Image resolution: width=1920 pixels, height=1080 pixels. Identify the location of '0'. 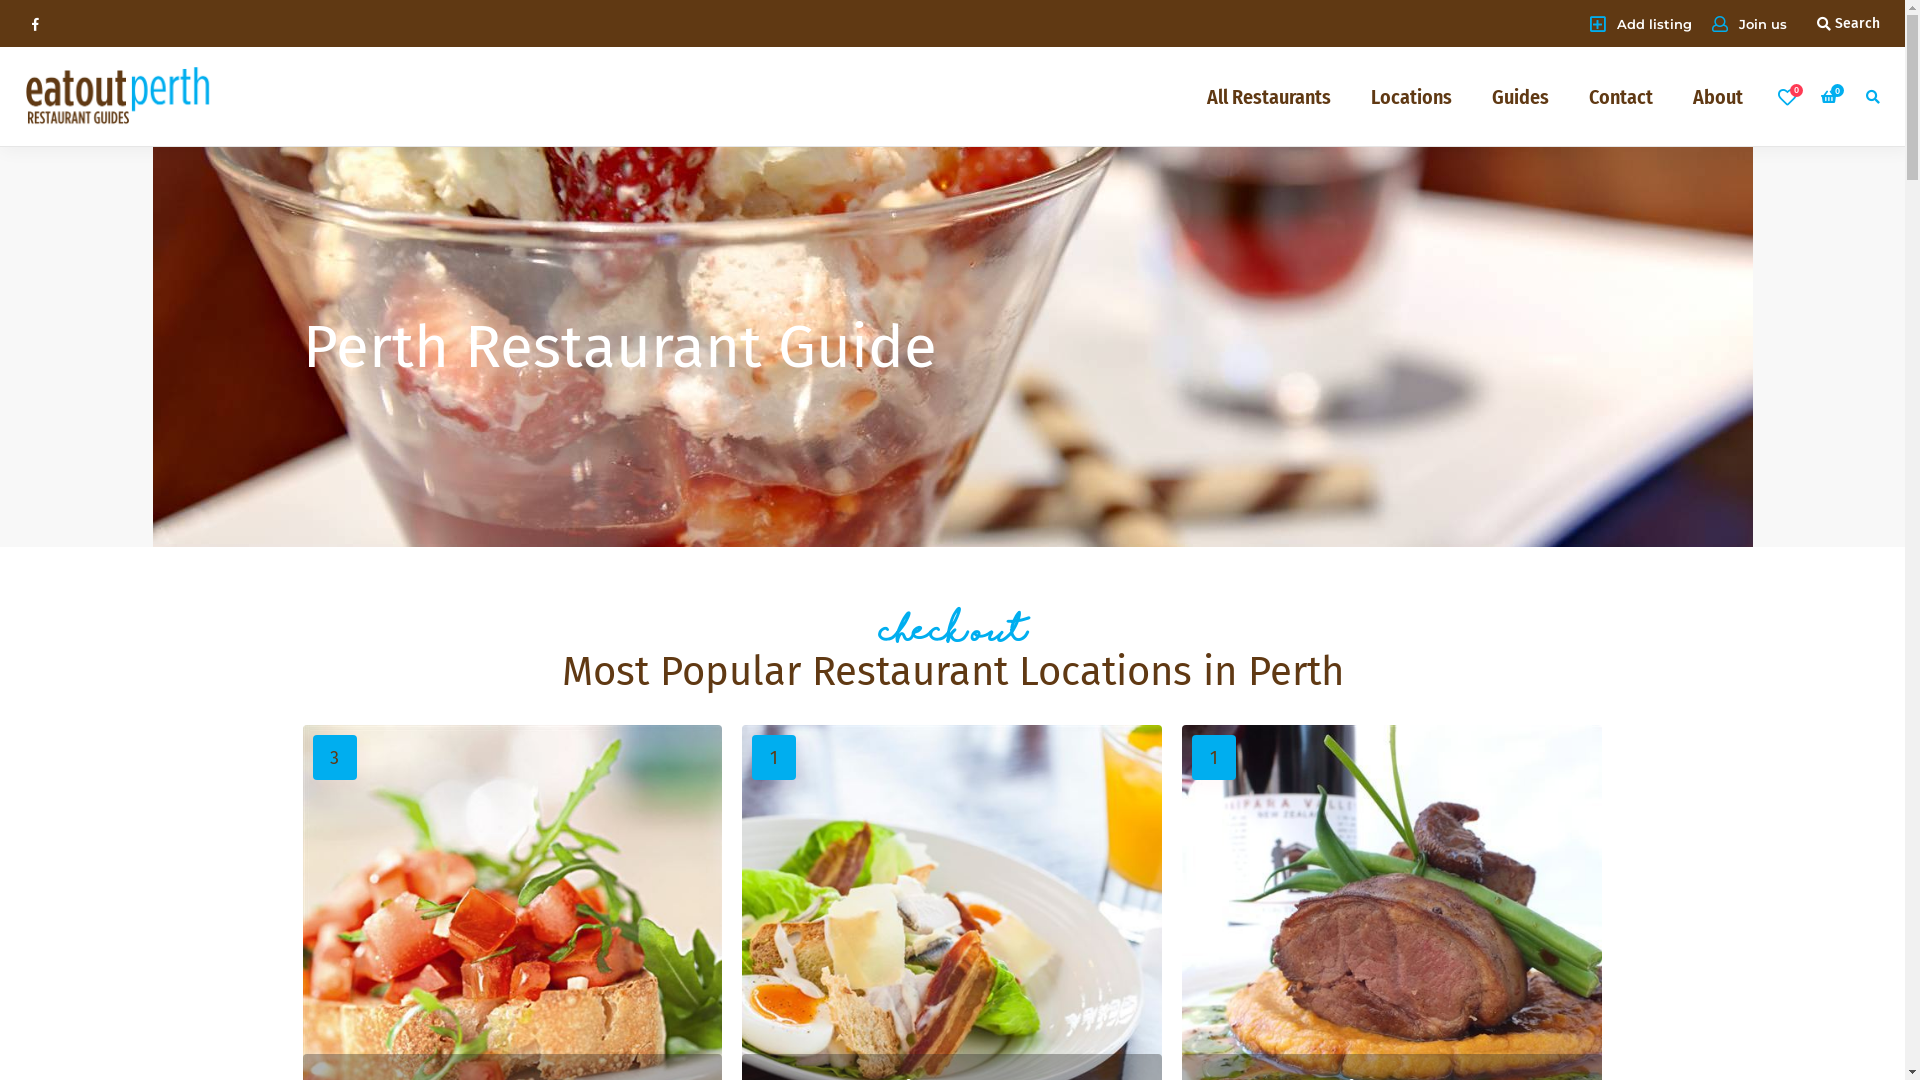
(1831, 96).